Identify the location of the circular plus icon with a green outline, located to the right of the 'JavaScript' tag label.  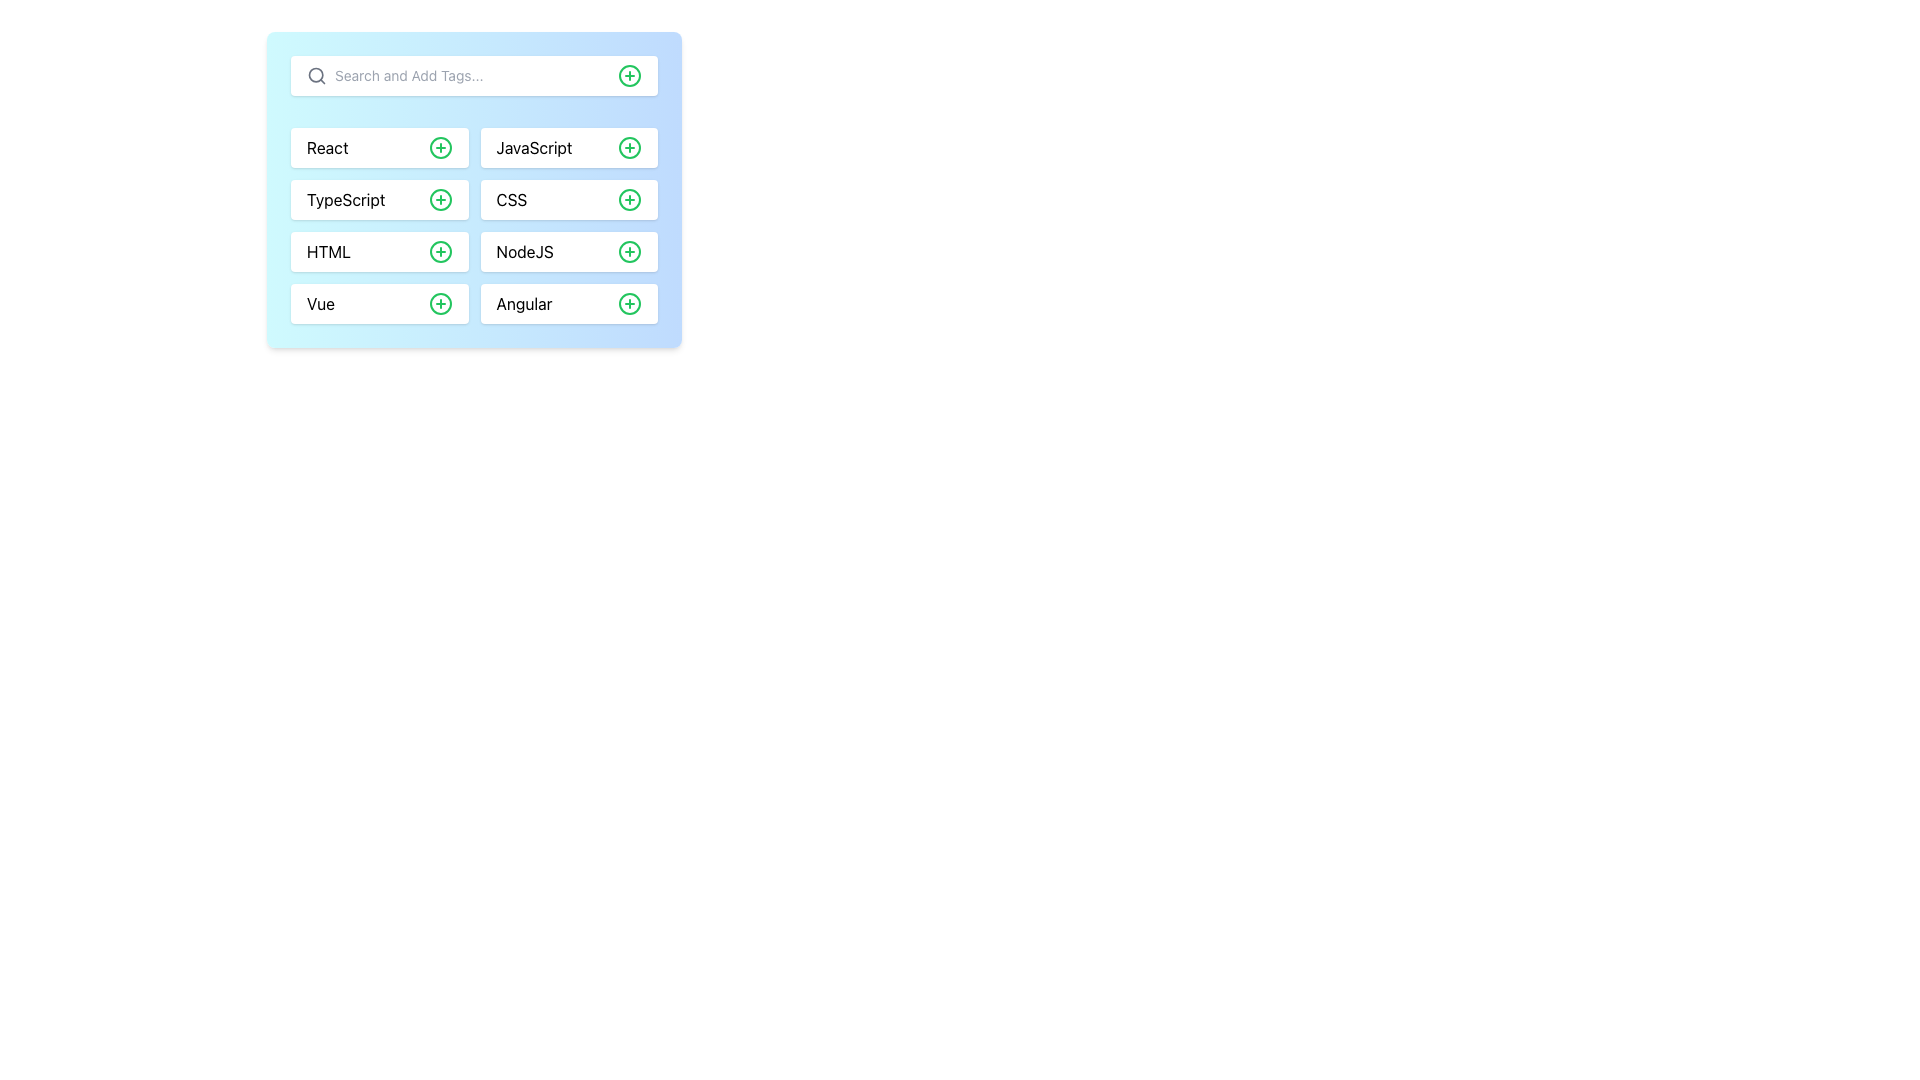
(628, 146).